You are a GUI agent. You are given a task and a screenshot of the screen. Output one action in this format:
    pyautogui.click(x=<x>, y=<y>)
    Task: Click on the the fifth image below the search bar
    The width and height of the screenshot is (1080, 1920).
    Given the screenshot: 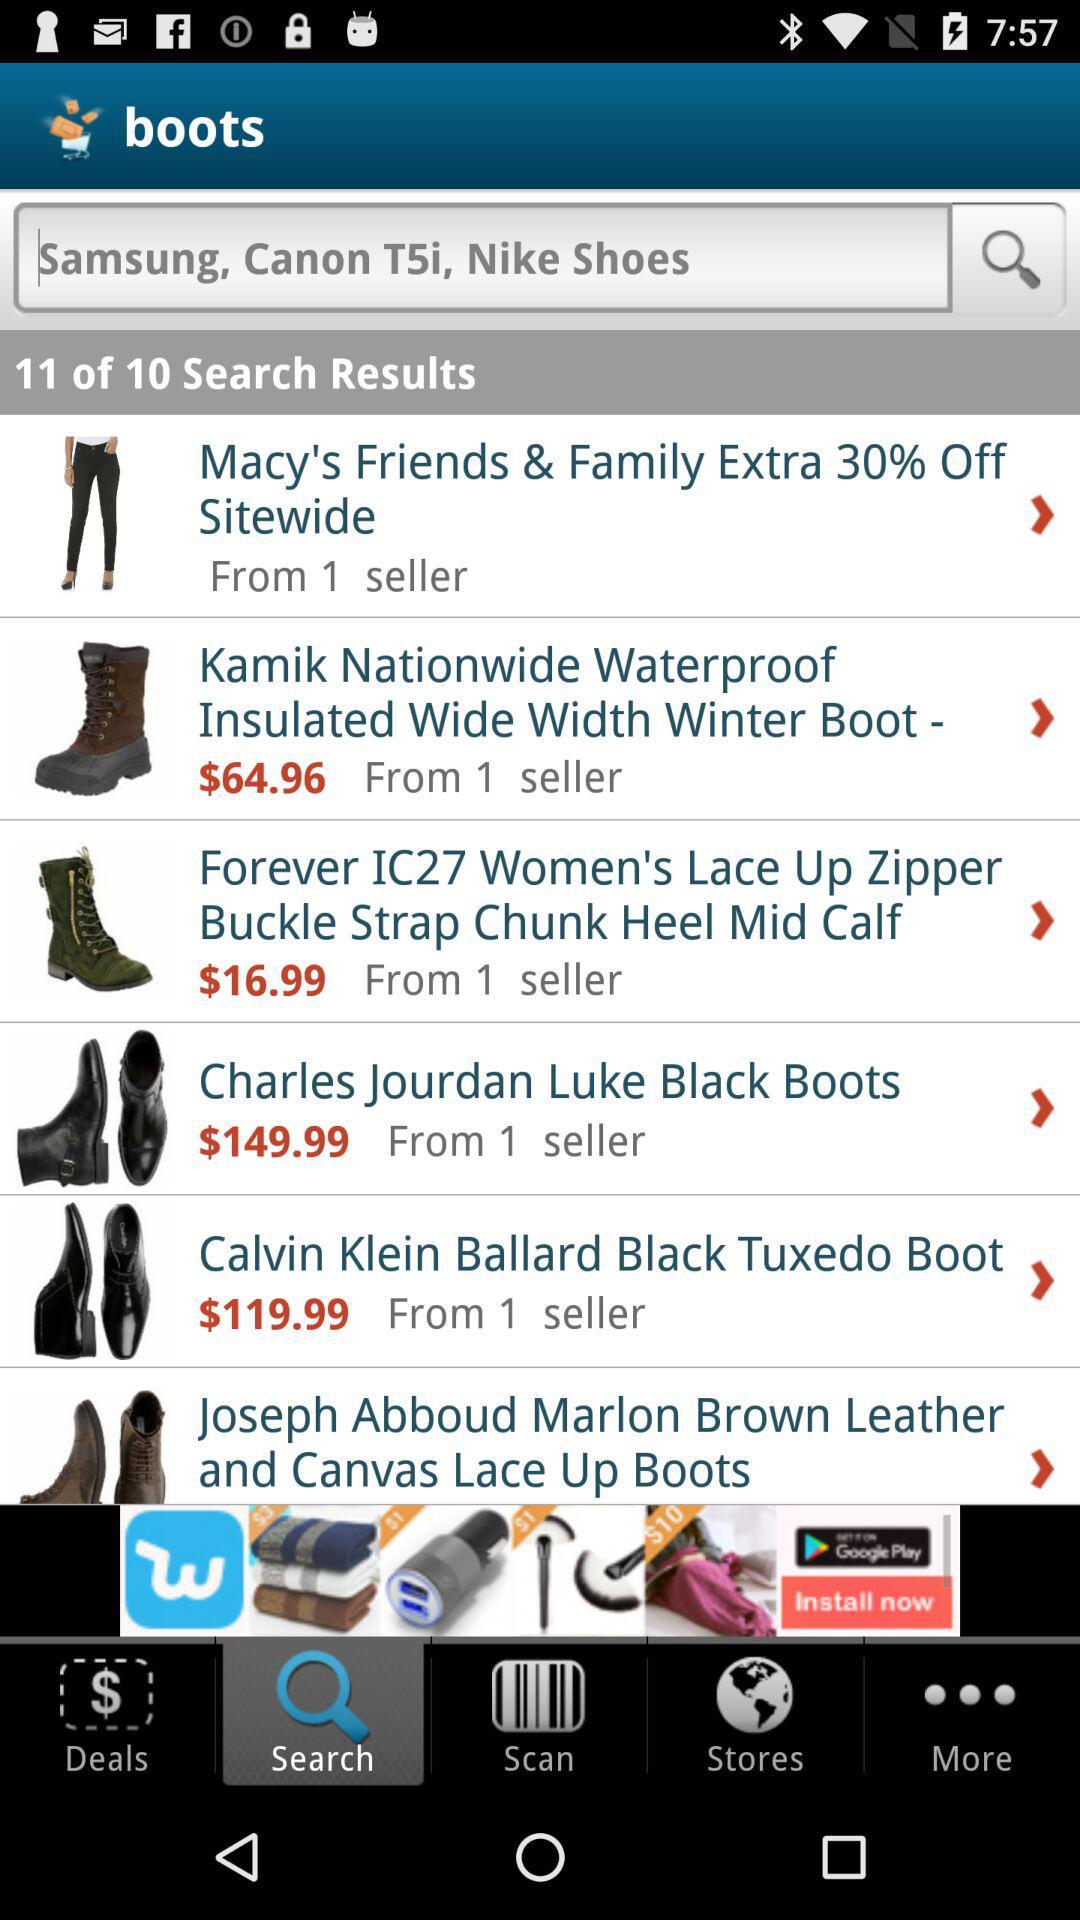 What is the action you would take?
    pyautogui.click(x=92, y=1281)
    